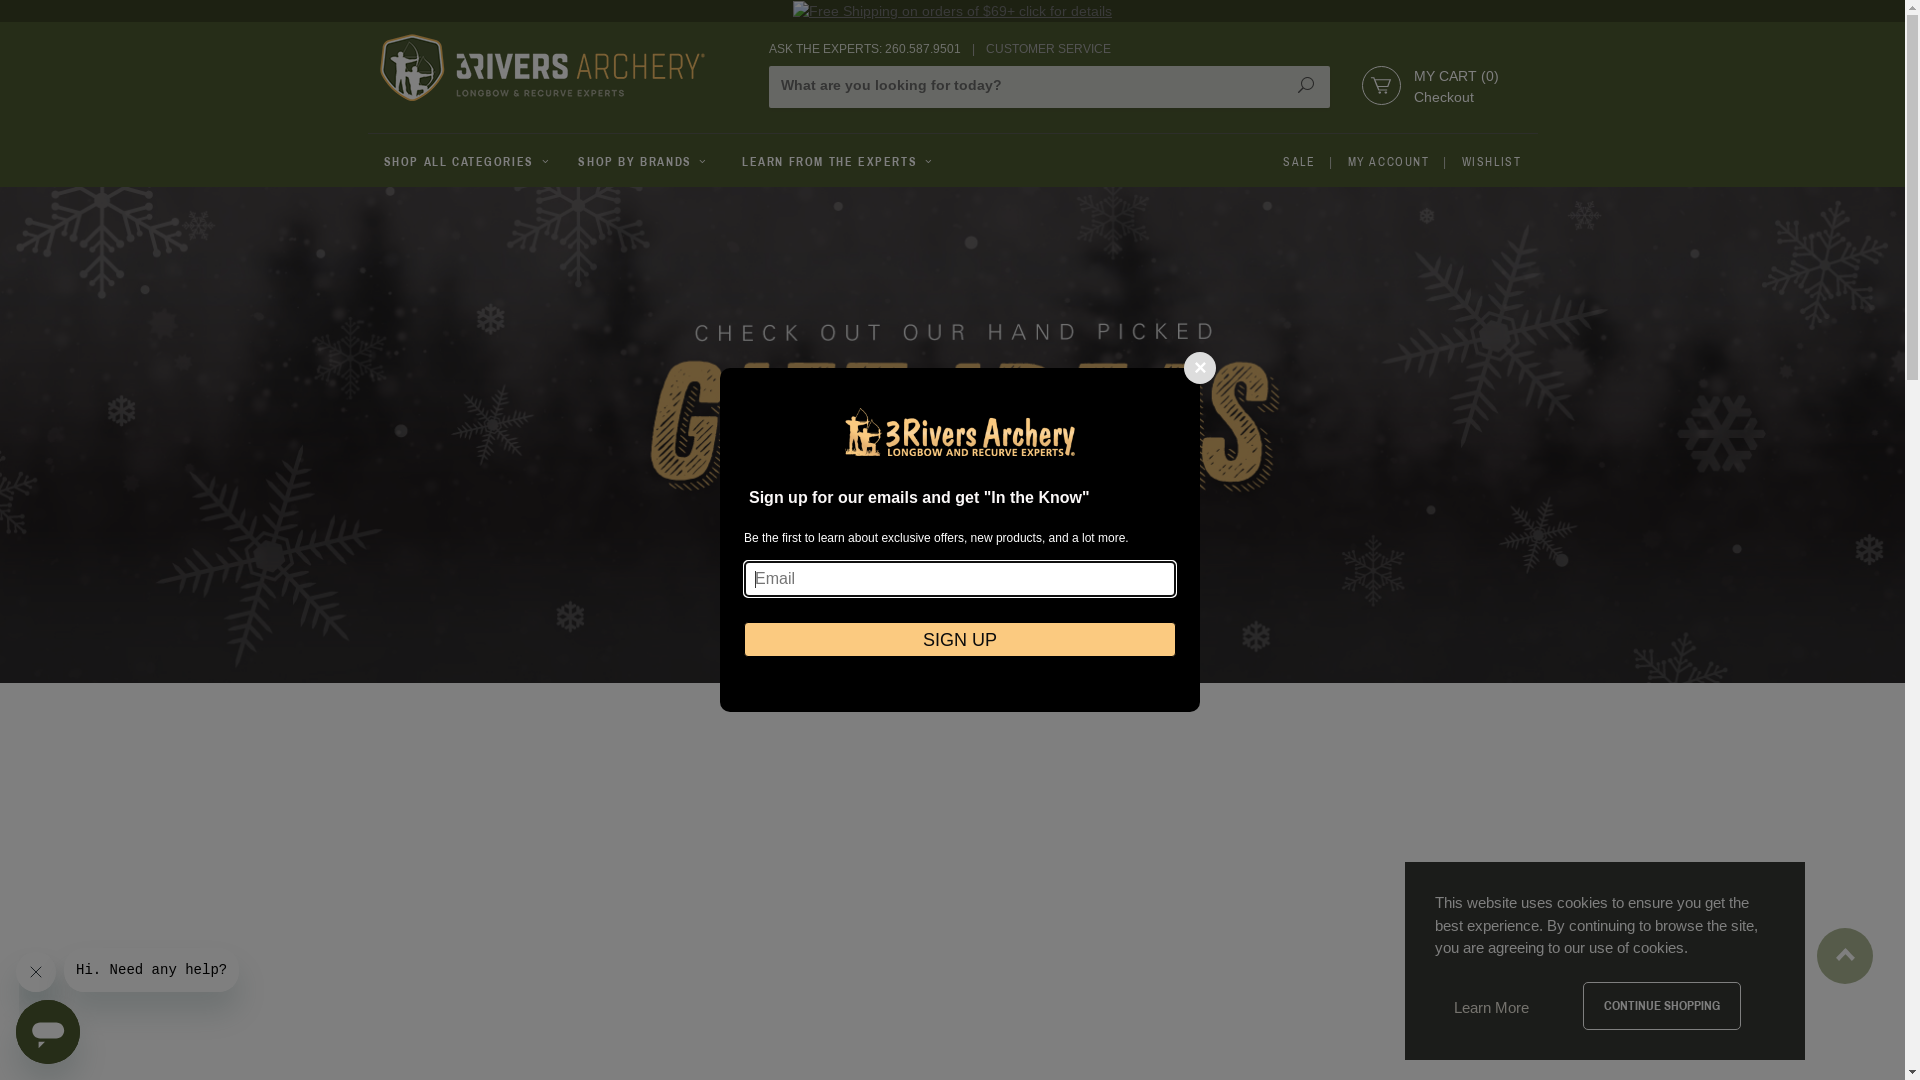 The width and height of the screenshot is (1920, 1080). What do you see at coordinates (643, 161) in the screenshot?
I see `'SHOP BY BRANDS'` at bounding box center [643, 161].